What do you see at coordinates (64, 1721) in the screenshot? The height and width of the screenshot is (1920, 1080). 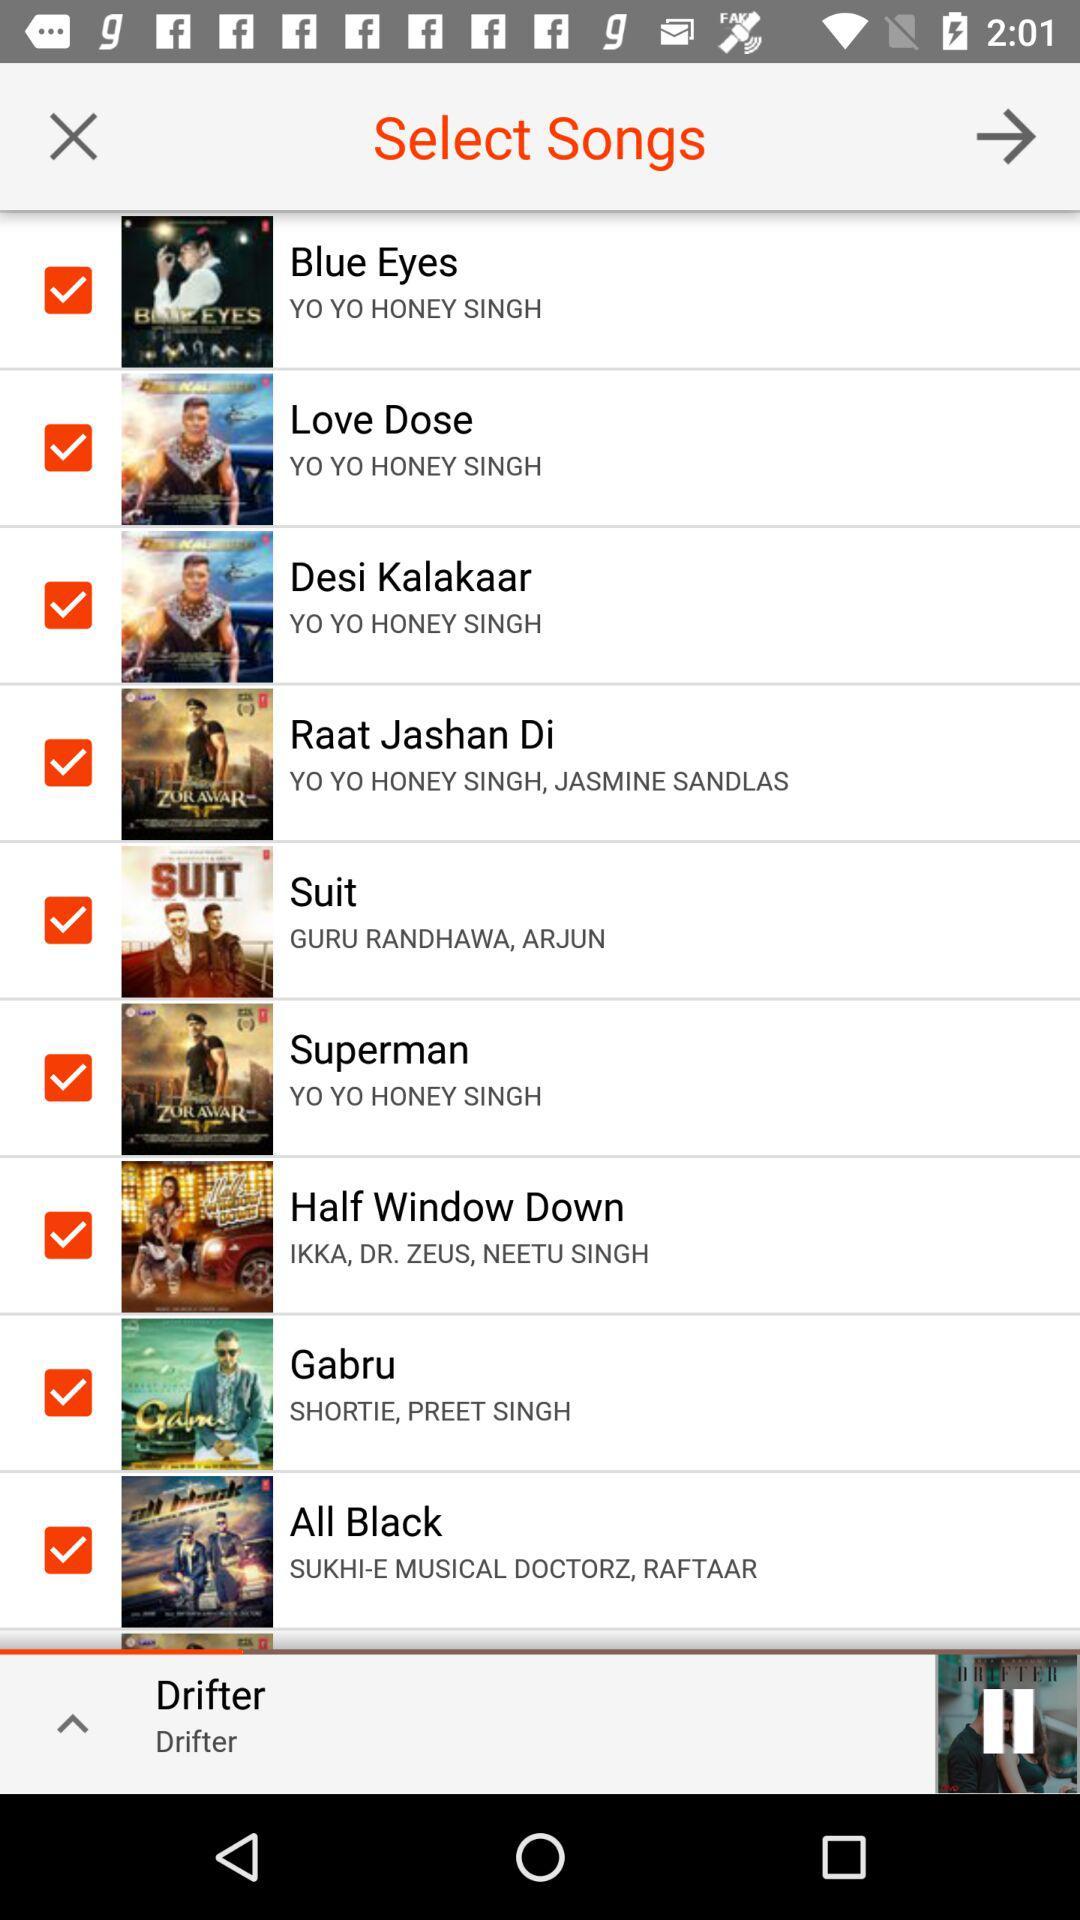 I see `up` at bounding box center [64, 1721].